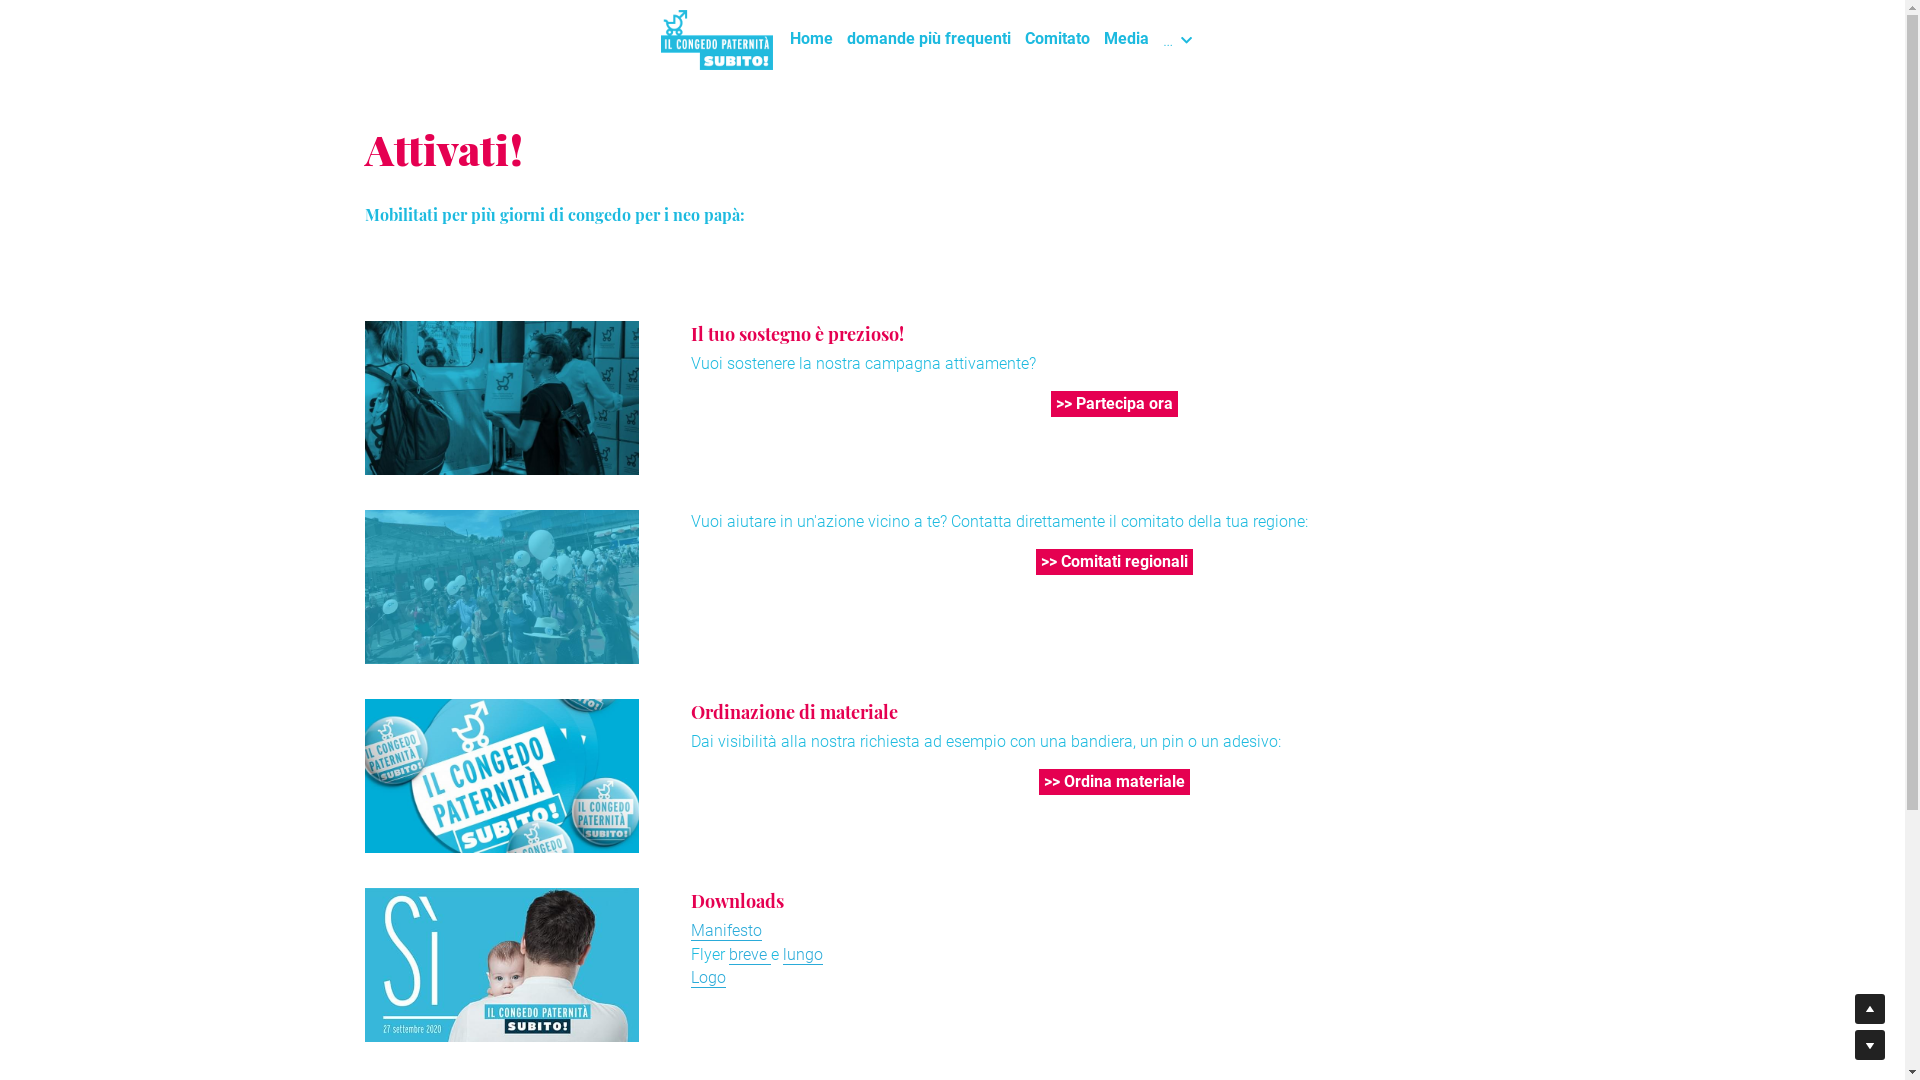 Image resolution: width=1920 pixels, height=1080 pixels. What do you see at coordinates (1113, 562) in the screenshot?
I see `'>> Comitati regionali'` at bounding box center [1113, 562].